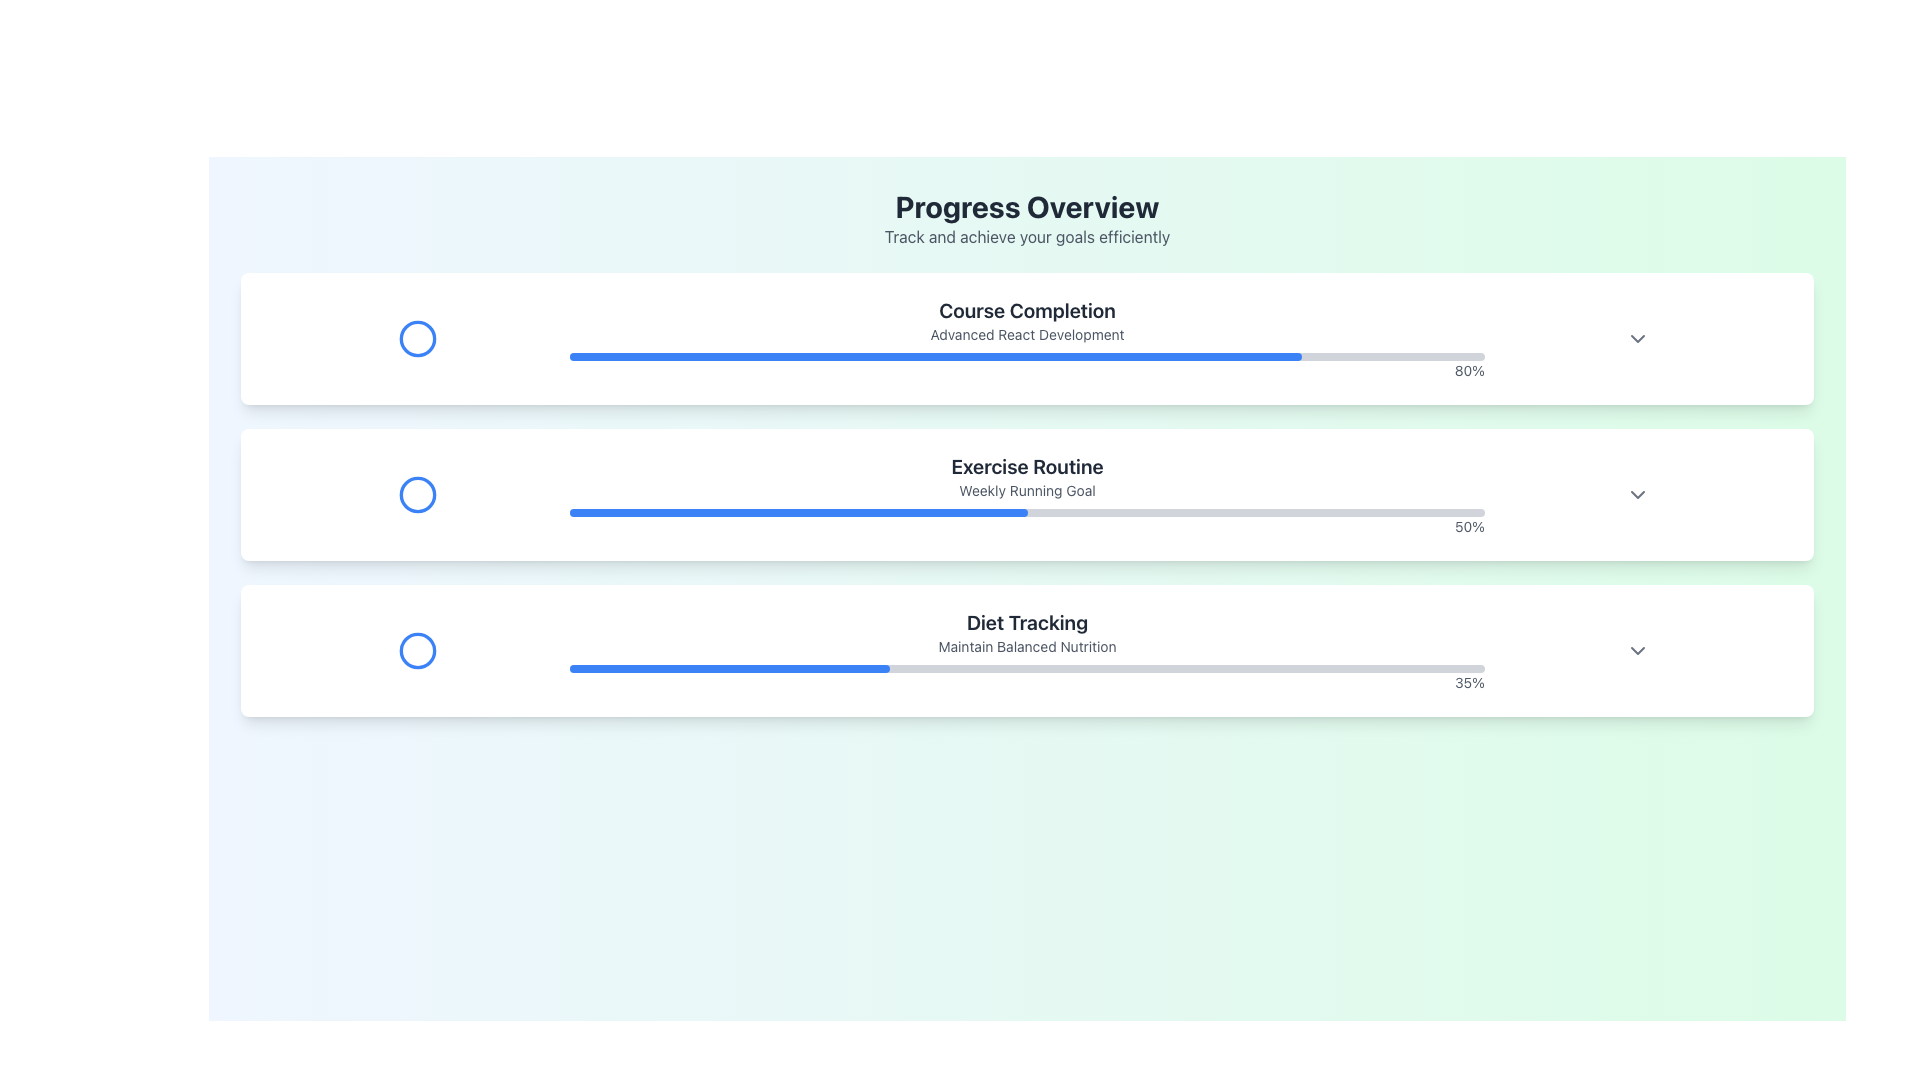 Image resolution: width=1920 pixels, height=1080 pixels. Describe the element at coordinates (1027, 370) in the screenshot. I see `the Text Display (Percentage Value) located in the 'Course Completion' progress card, positioned to the far right of the progress bar adjacent to the completed blue portion` at that location.